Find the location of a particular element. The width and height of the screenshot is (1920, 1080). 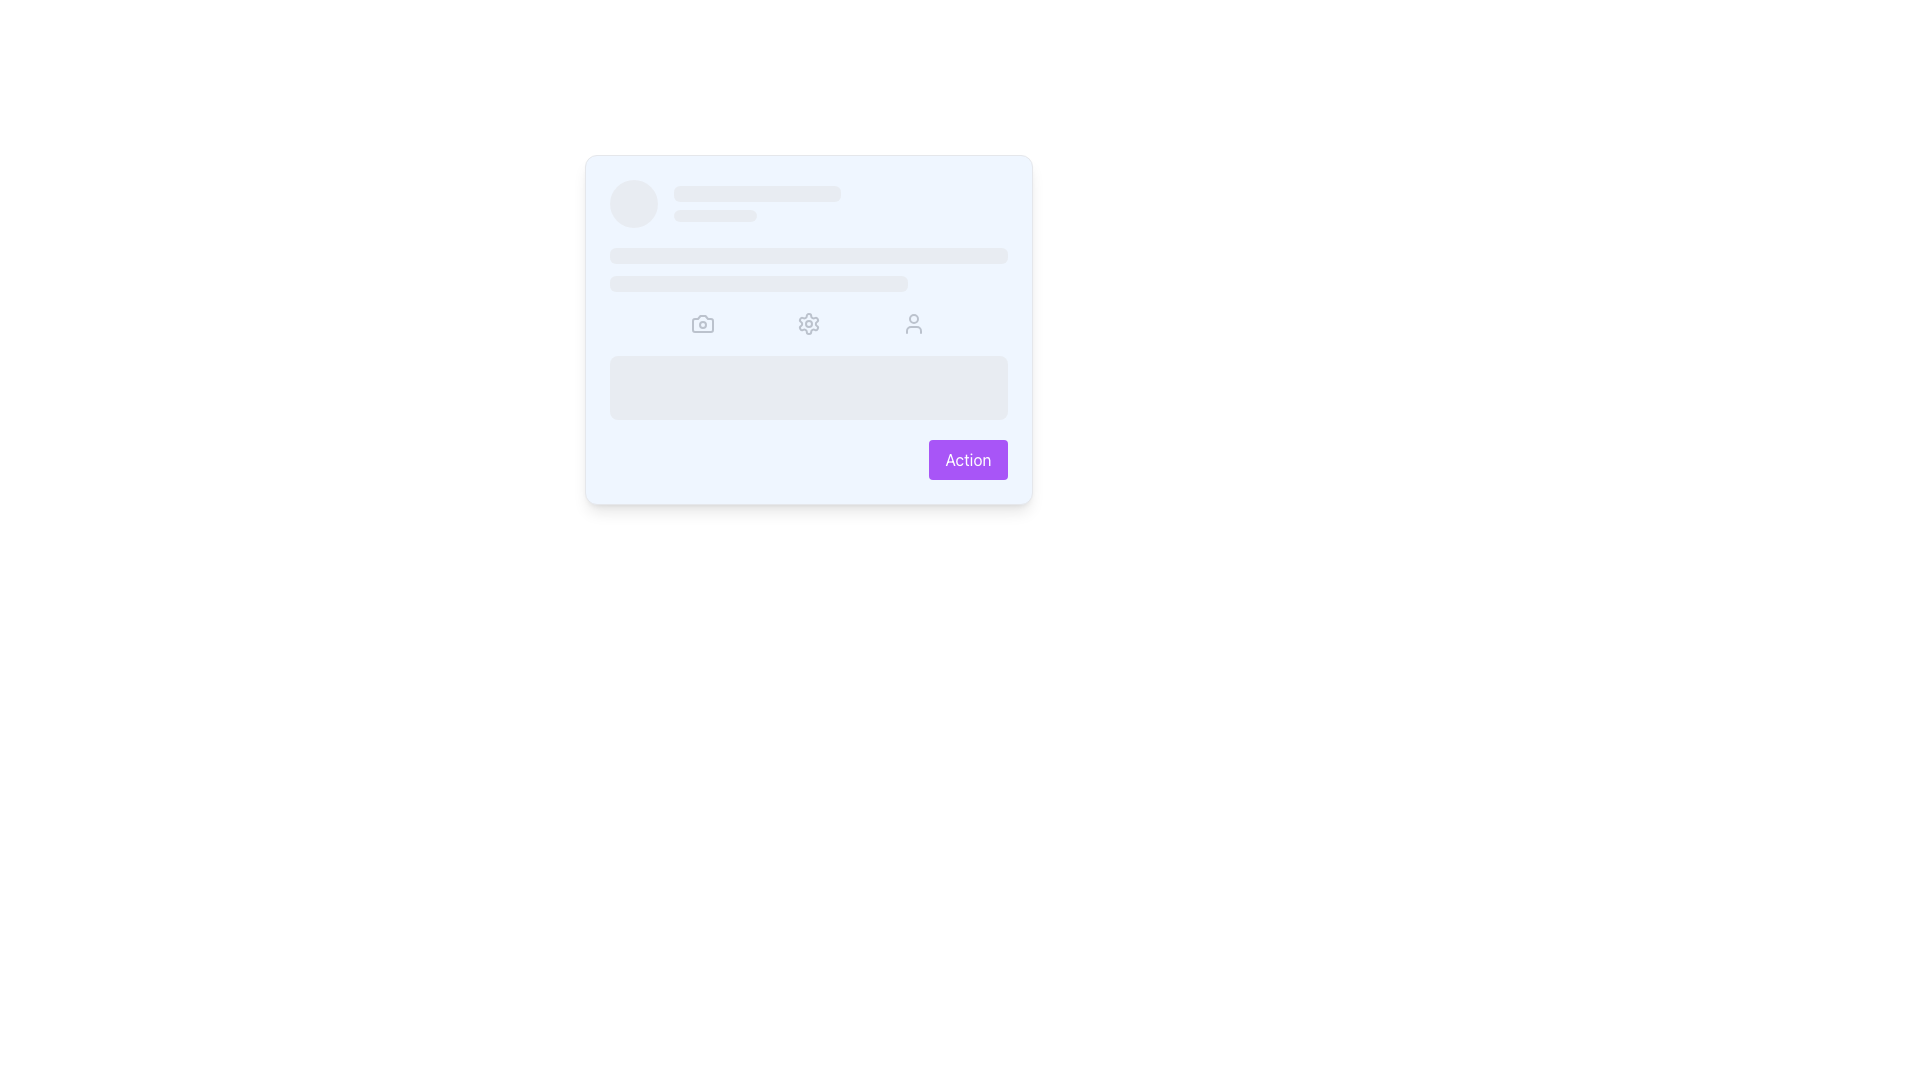

the user-related action icon, which is the third icon in a horizontal group of three is located at coordinates (912, 323).